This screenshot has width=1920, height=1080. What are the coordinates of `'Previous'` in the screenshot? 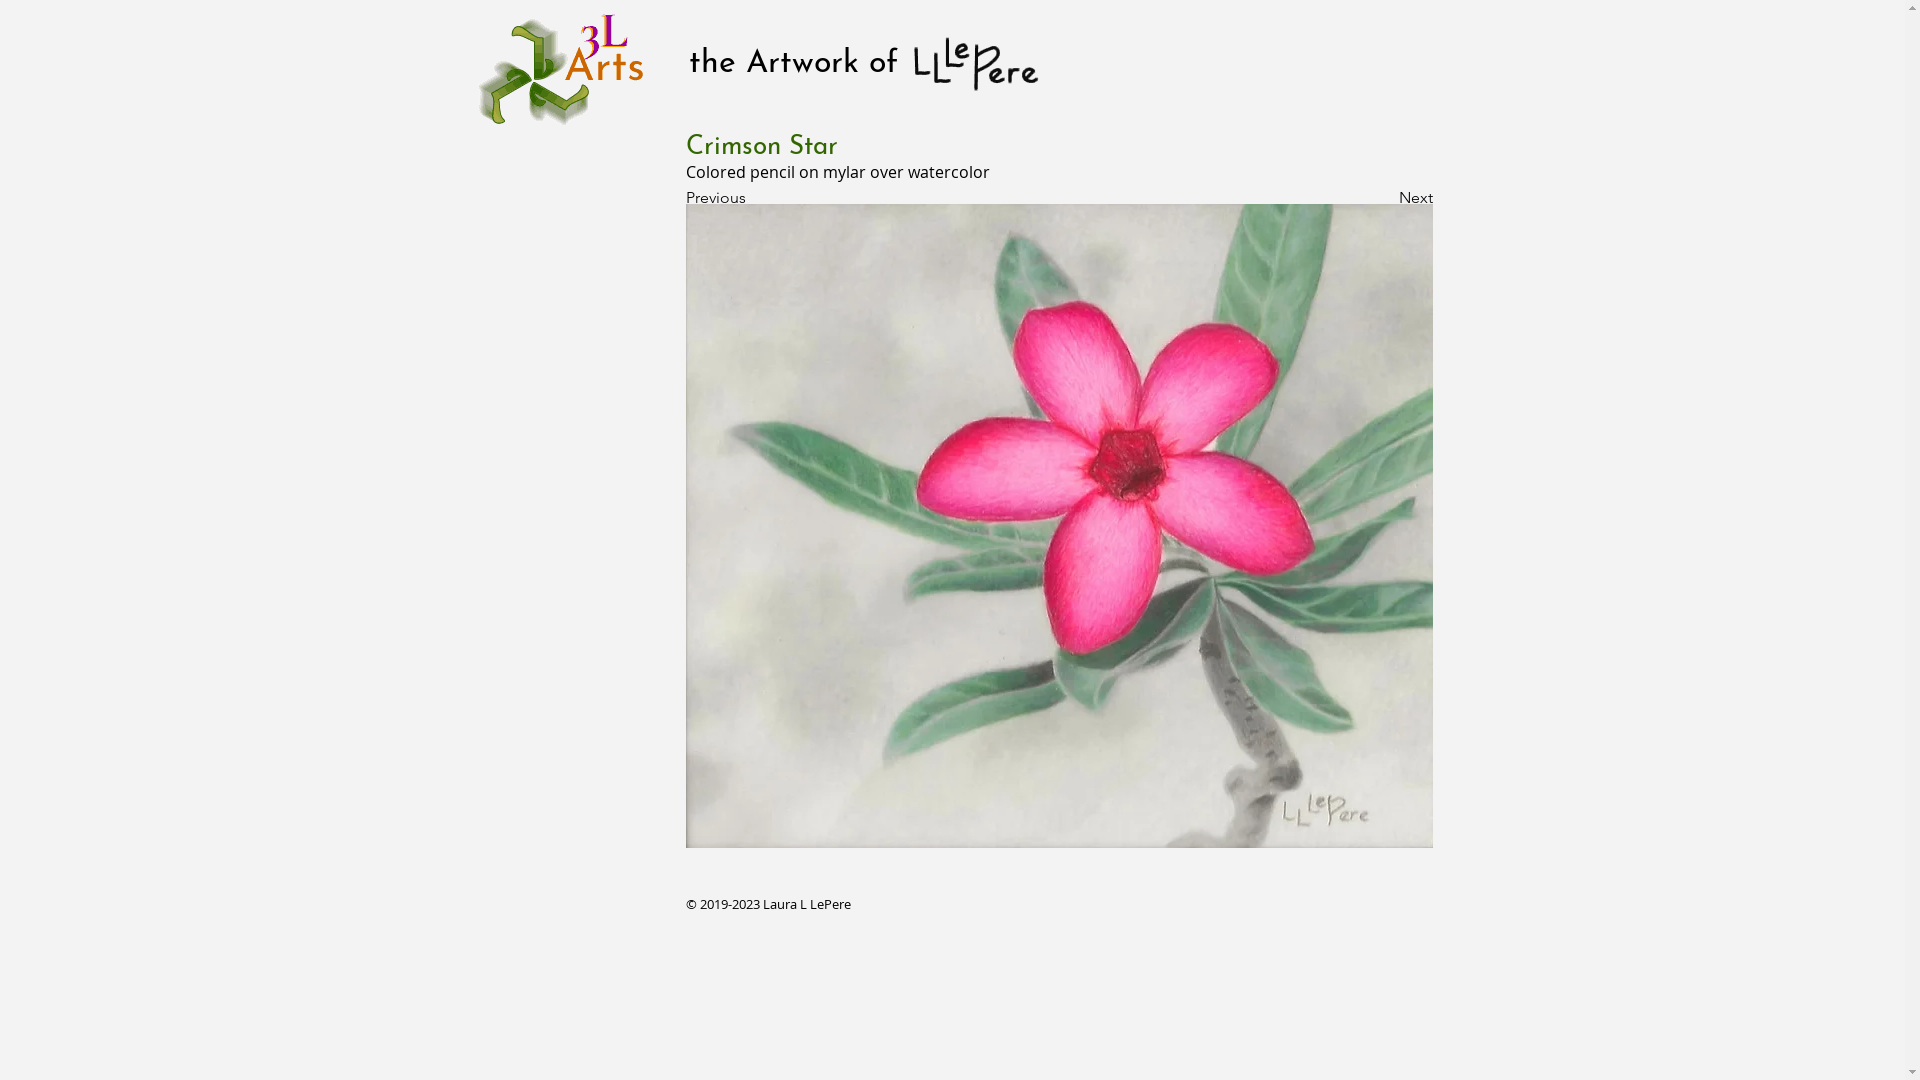 It's located at (751, 197).